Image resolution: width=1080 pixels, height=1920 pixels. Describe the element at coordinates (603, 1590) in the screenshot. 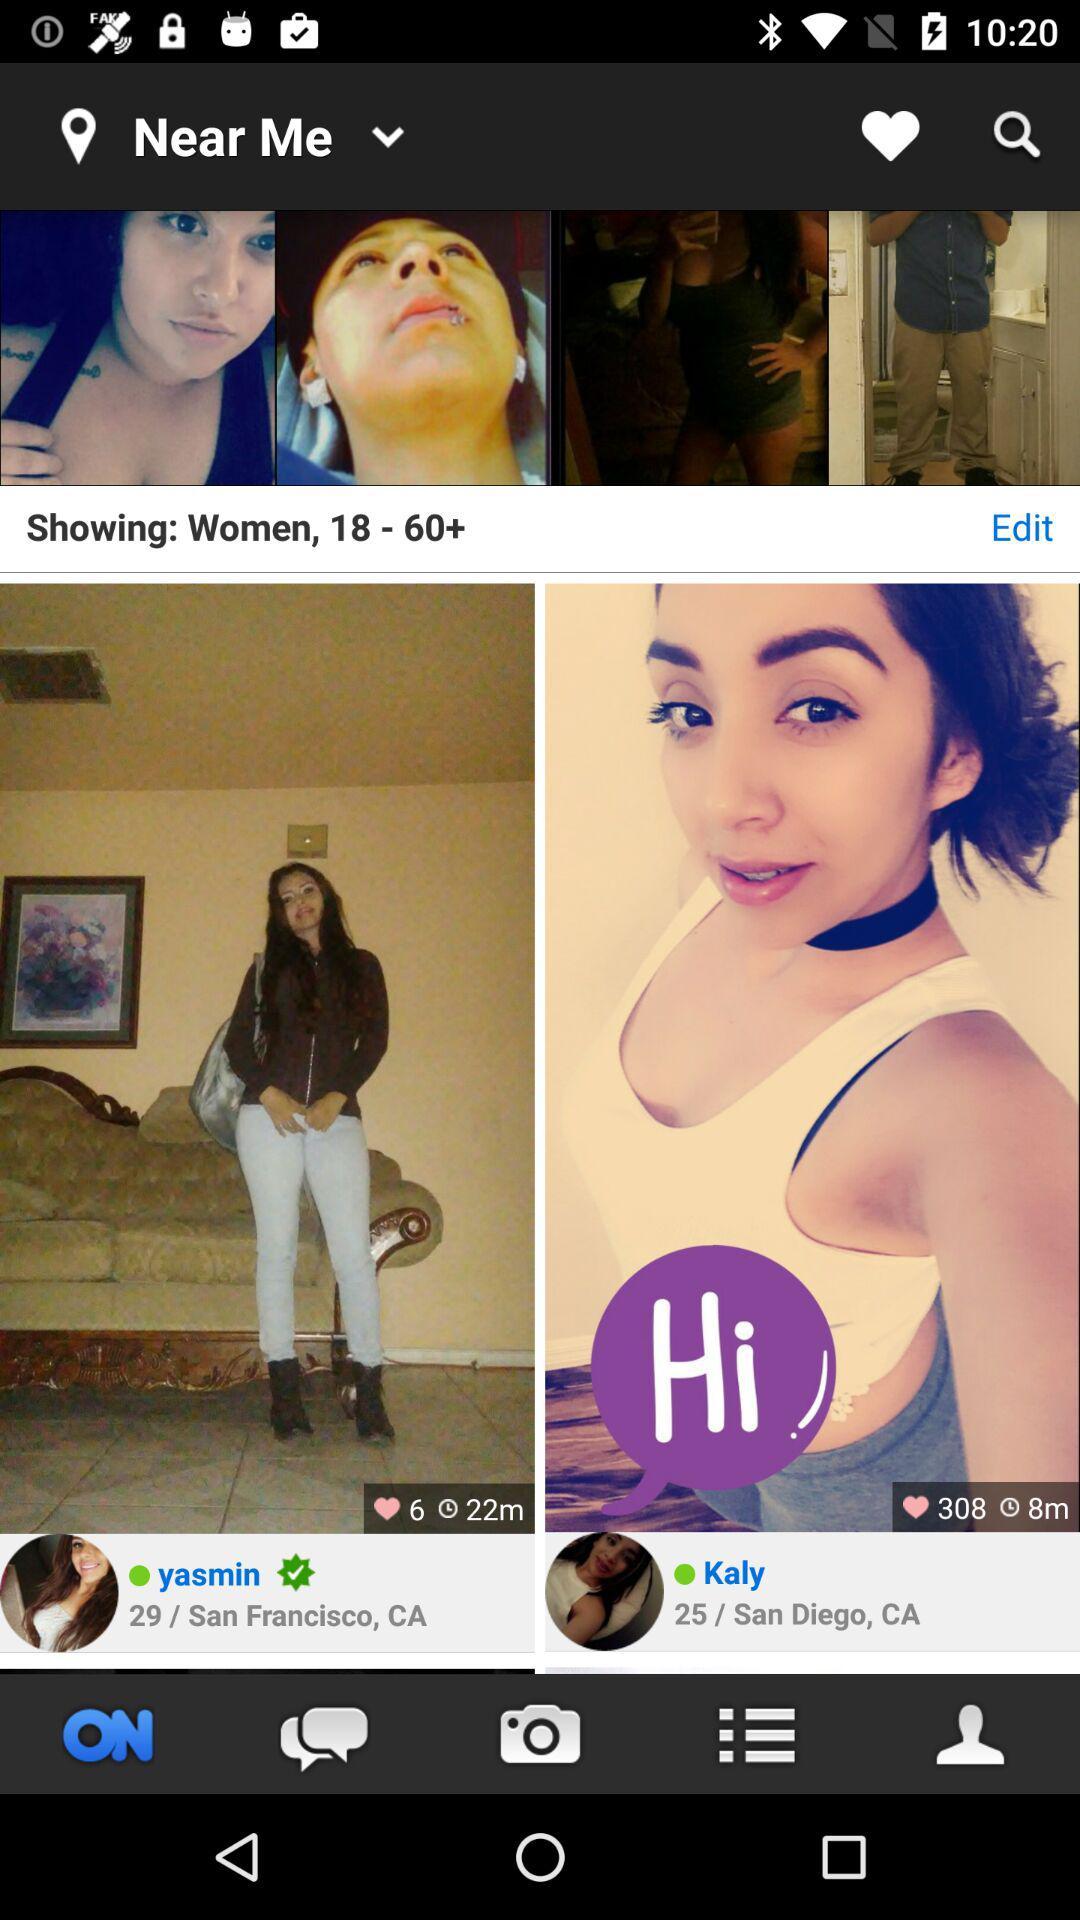

I see `open profile` at that location.